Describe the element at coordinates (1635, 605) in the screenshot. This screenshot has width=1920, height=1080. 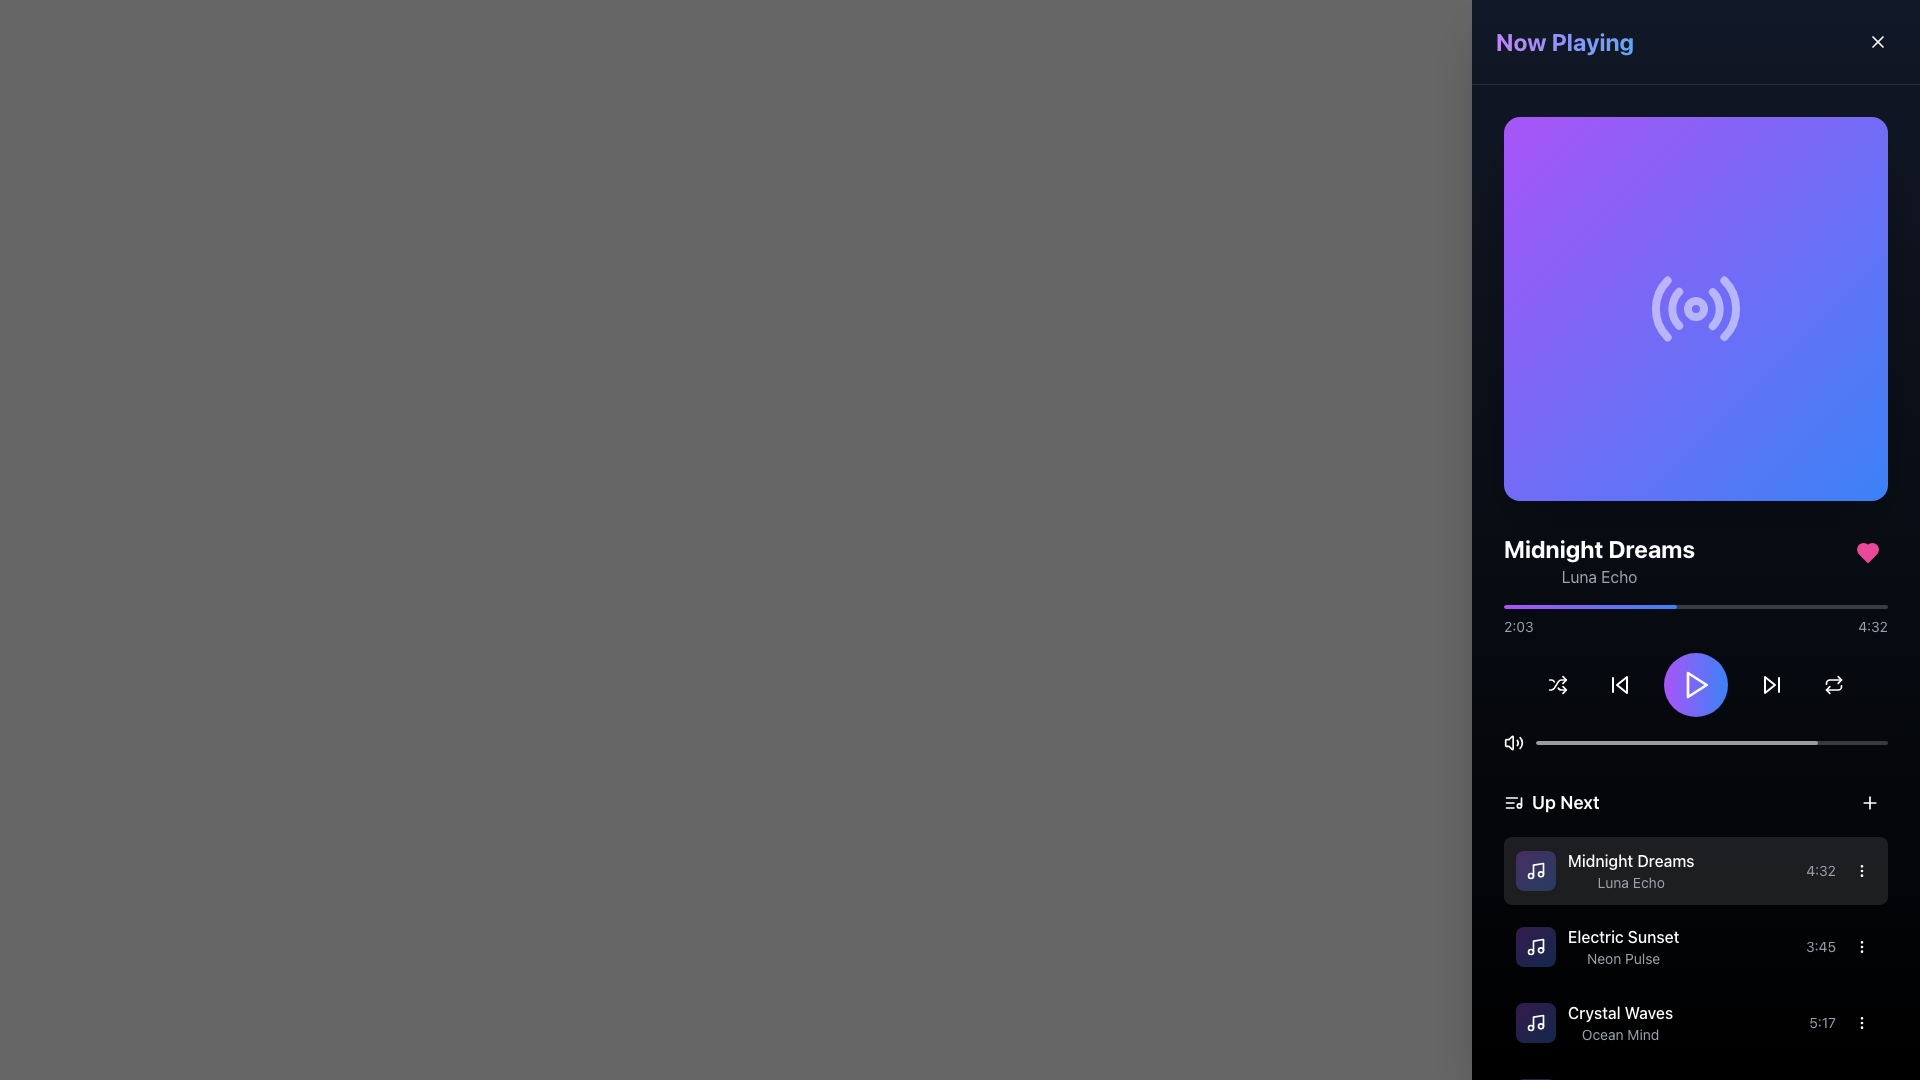
I see `the playback position` at that location.